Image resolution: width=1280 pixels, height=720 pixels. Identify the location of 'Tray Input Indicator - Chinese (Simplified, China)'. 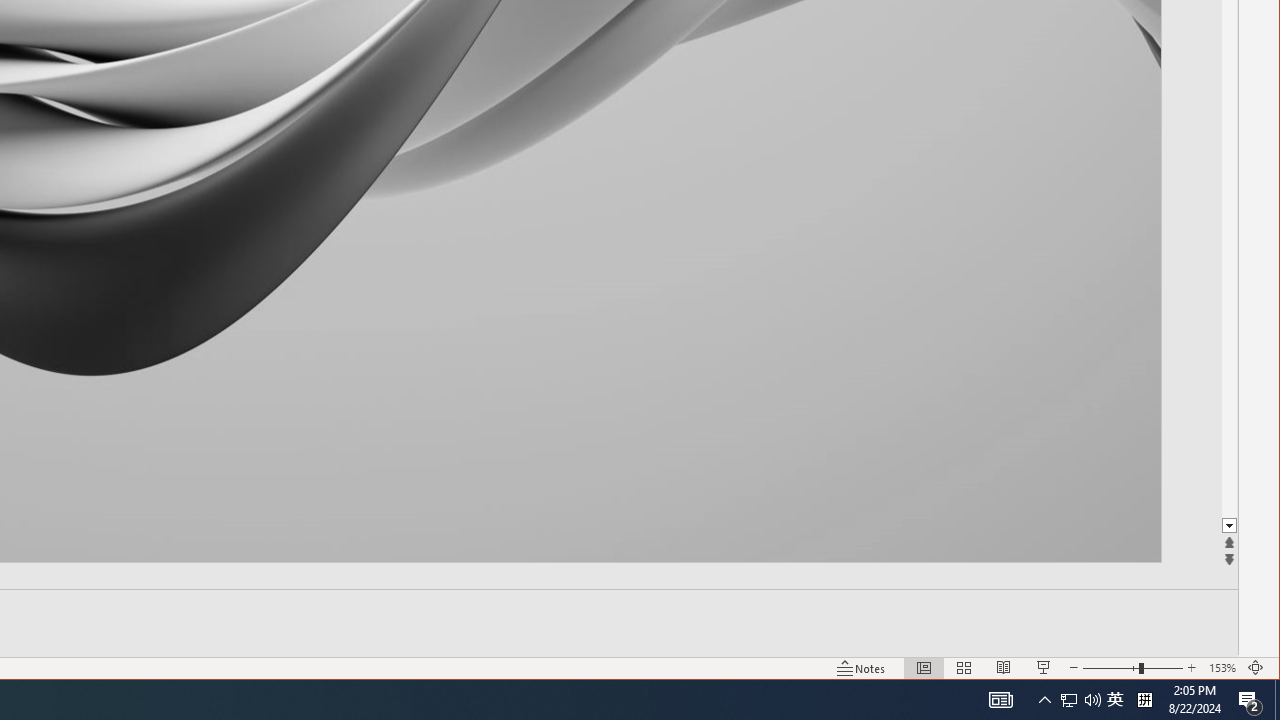
(1144, 698).